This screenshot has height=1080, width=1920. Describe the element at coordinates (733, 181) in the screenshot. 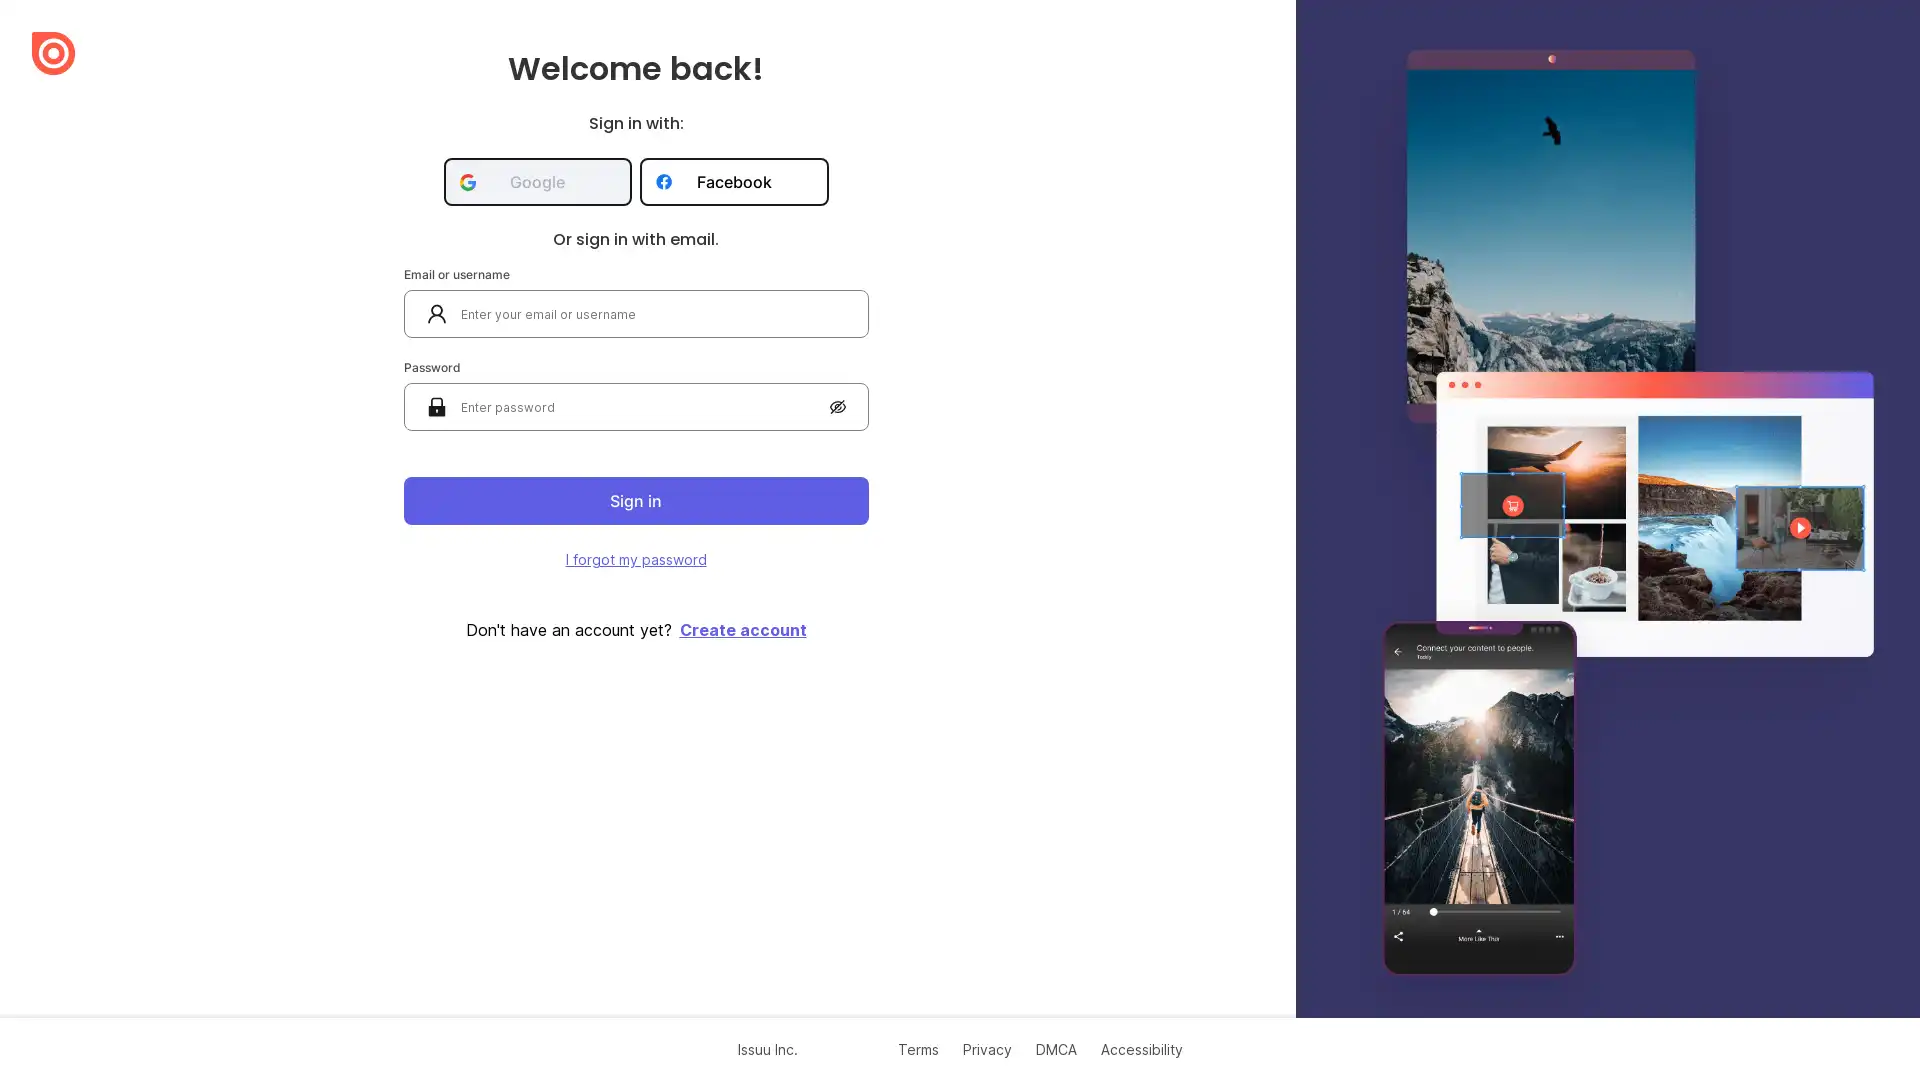

I see `Facebook` at that location.